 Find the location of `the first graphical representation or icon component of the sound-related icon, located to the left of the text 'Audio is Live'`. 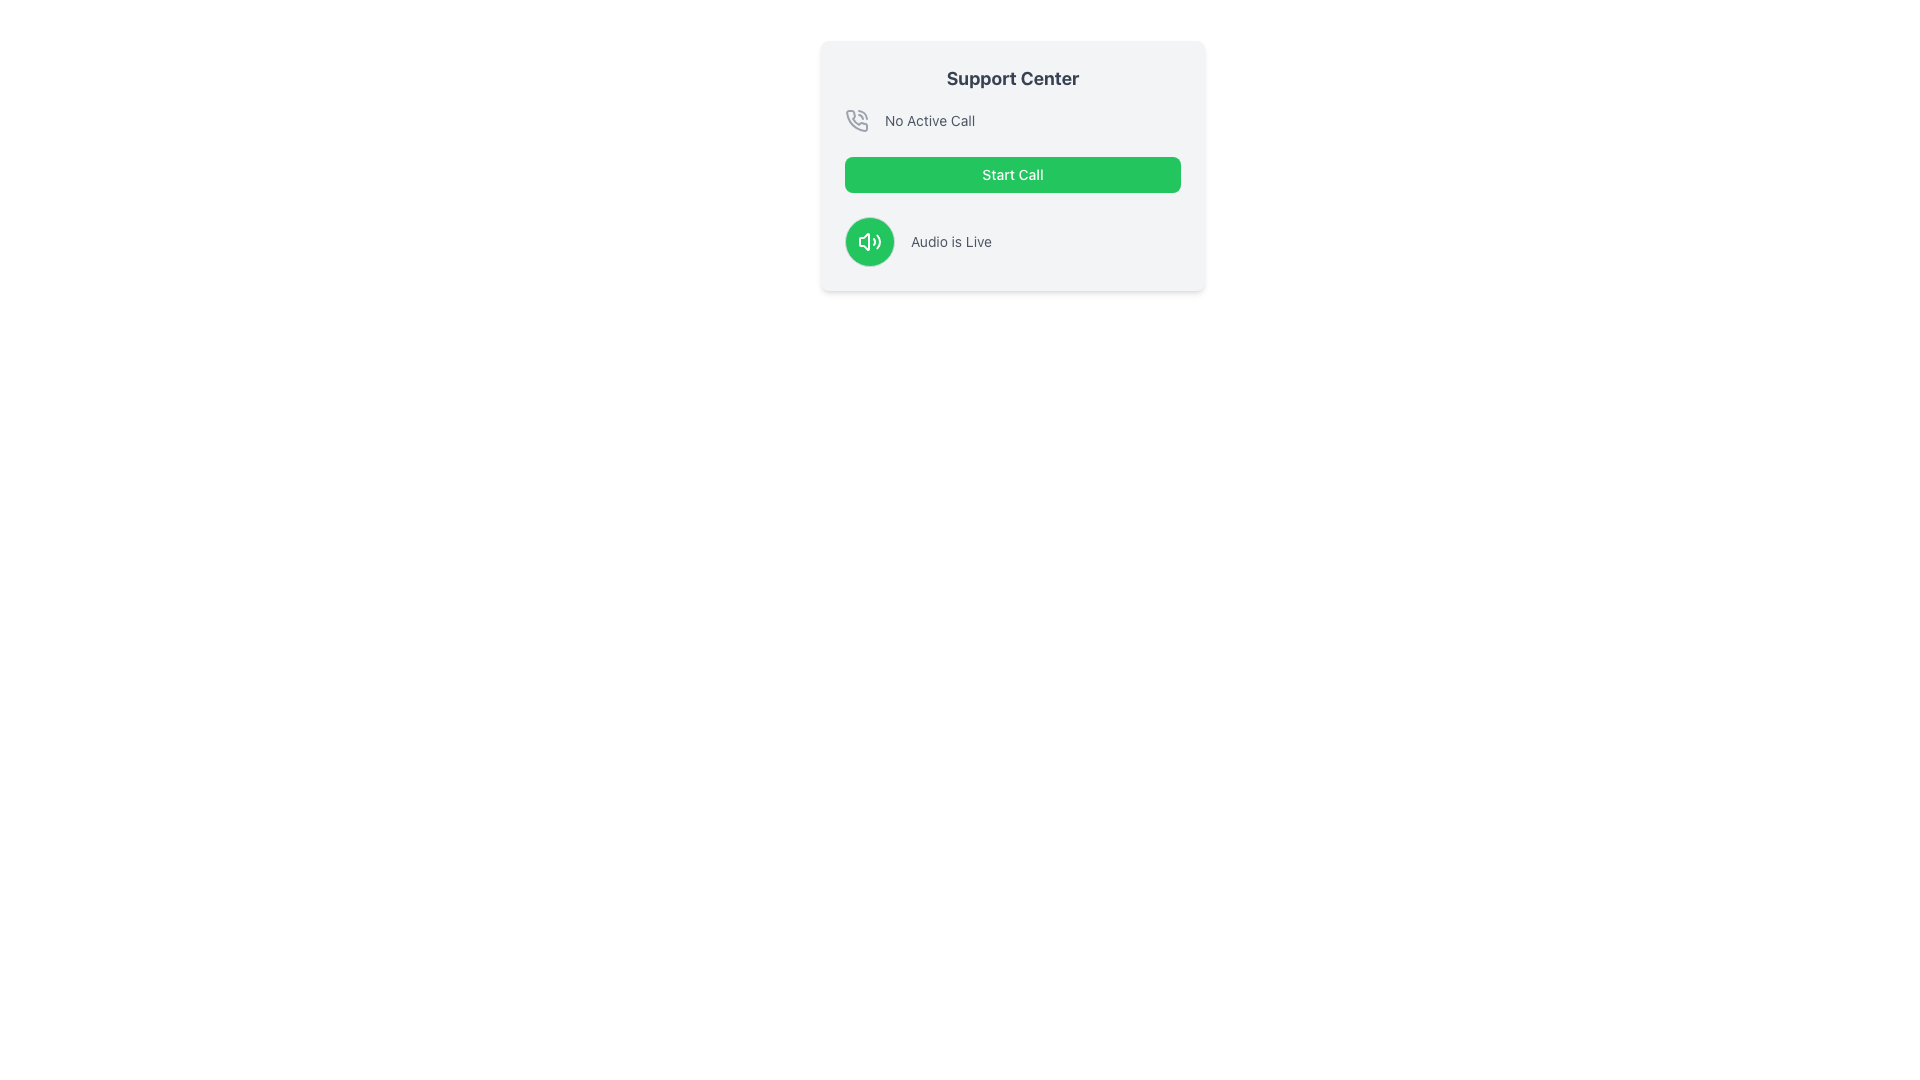

the first graphical representation or icon component of the sound-related icon, located to the left of the text 'Audio is Live' is located at coordinates (864, 241).